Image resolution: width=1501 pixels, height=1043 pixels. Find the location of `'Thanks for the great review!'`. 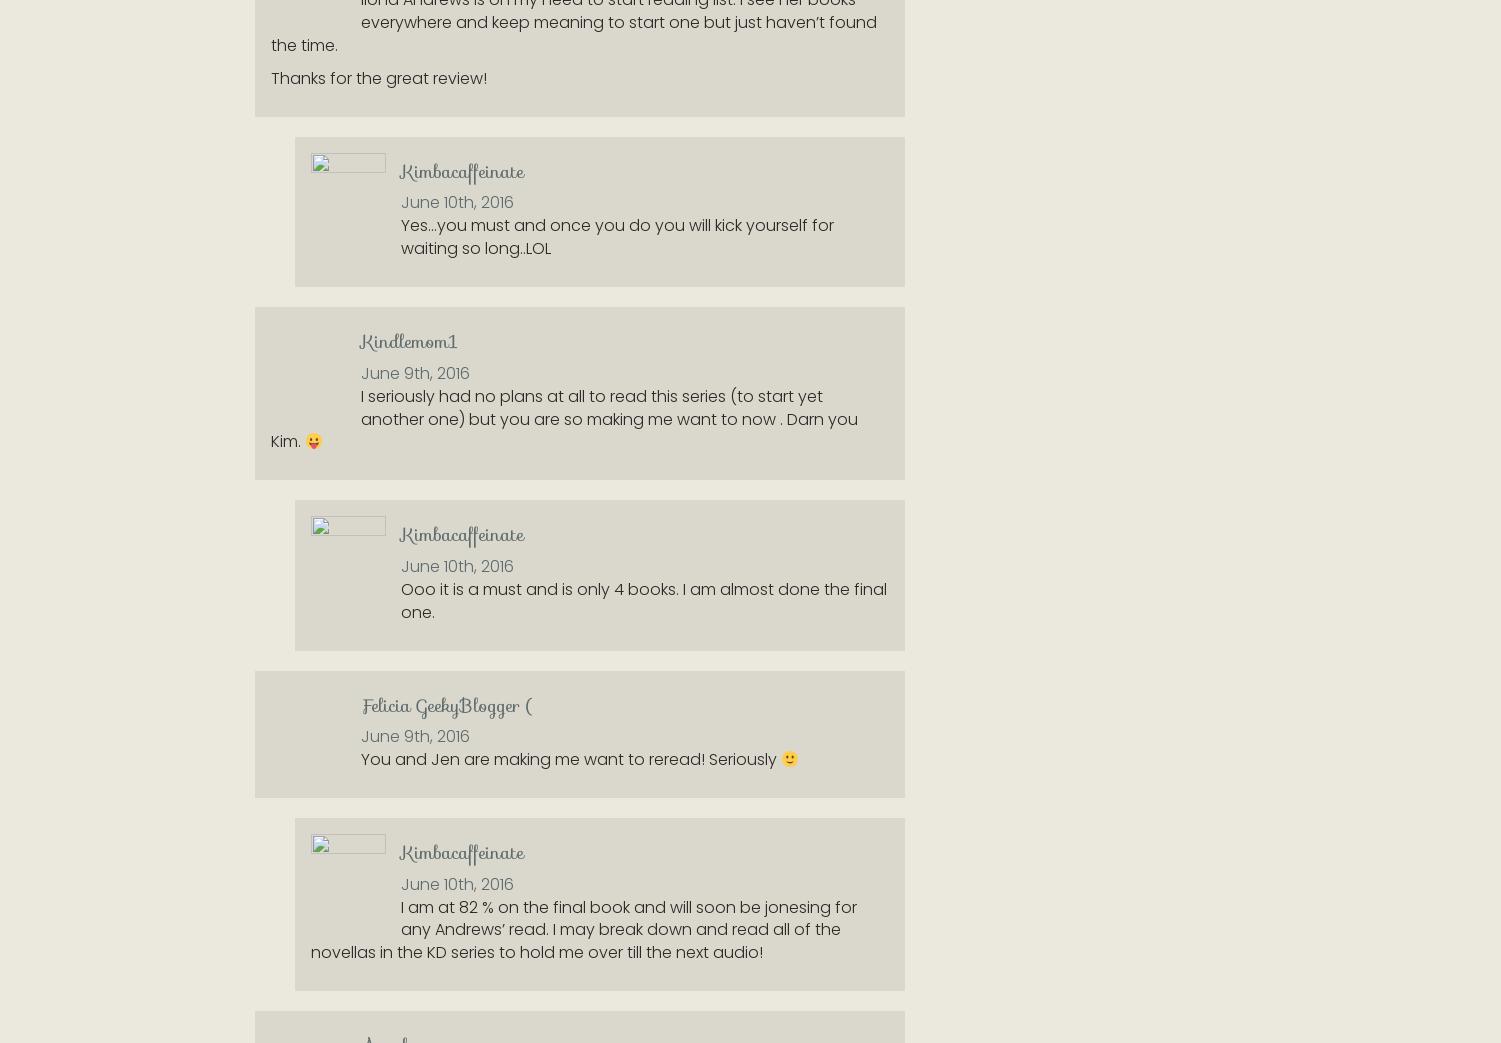

'Thanks for the great review!' is located at coordinates (269, 77).